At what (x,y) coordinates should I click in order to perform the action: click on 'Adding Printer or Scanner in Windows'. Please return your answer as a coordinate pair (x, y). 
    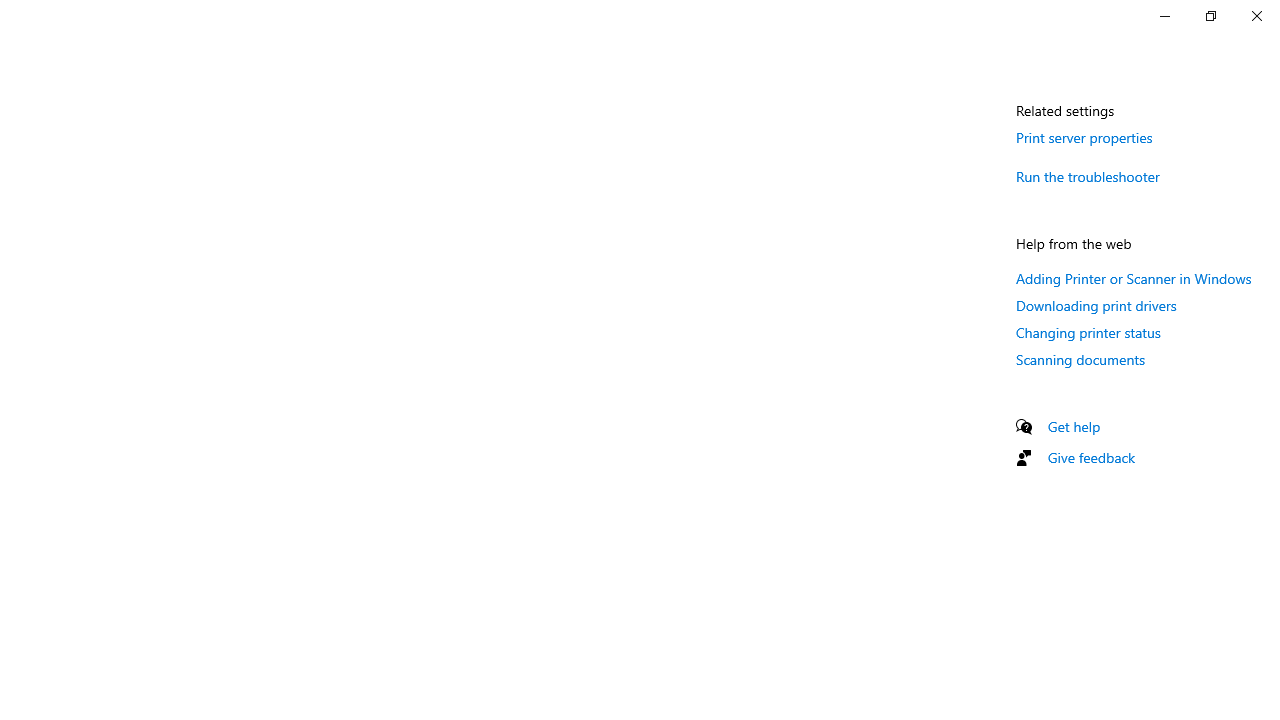
    Looking at the image, I should click on (1134, 278).